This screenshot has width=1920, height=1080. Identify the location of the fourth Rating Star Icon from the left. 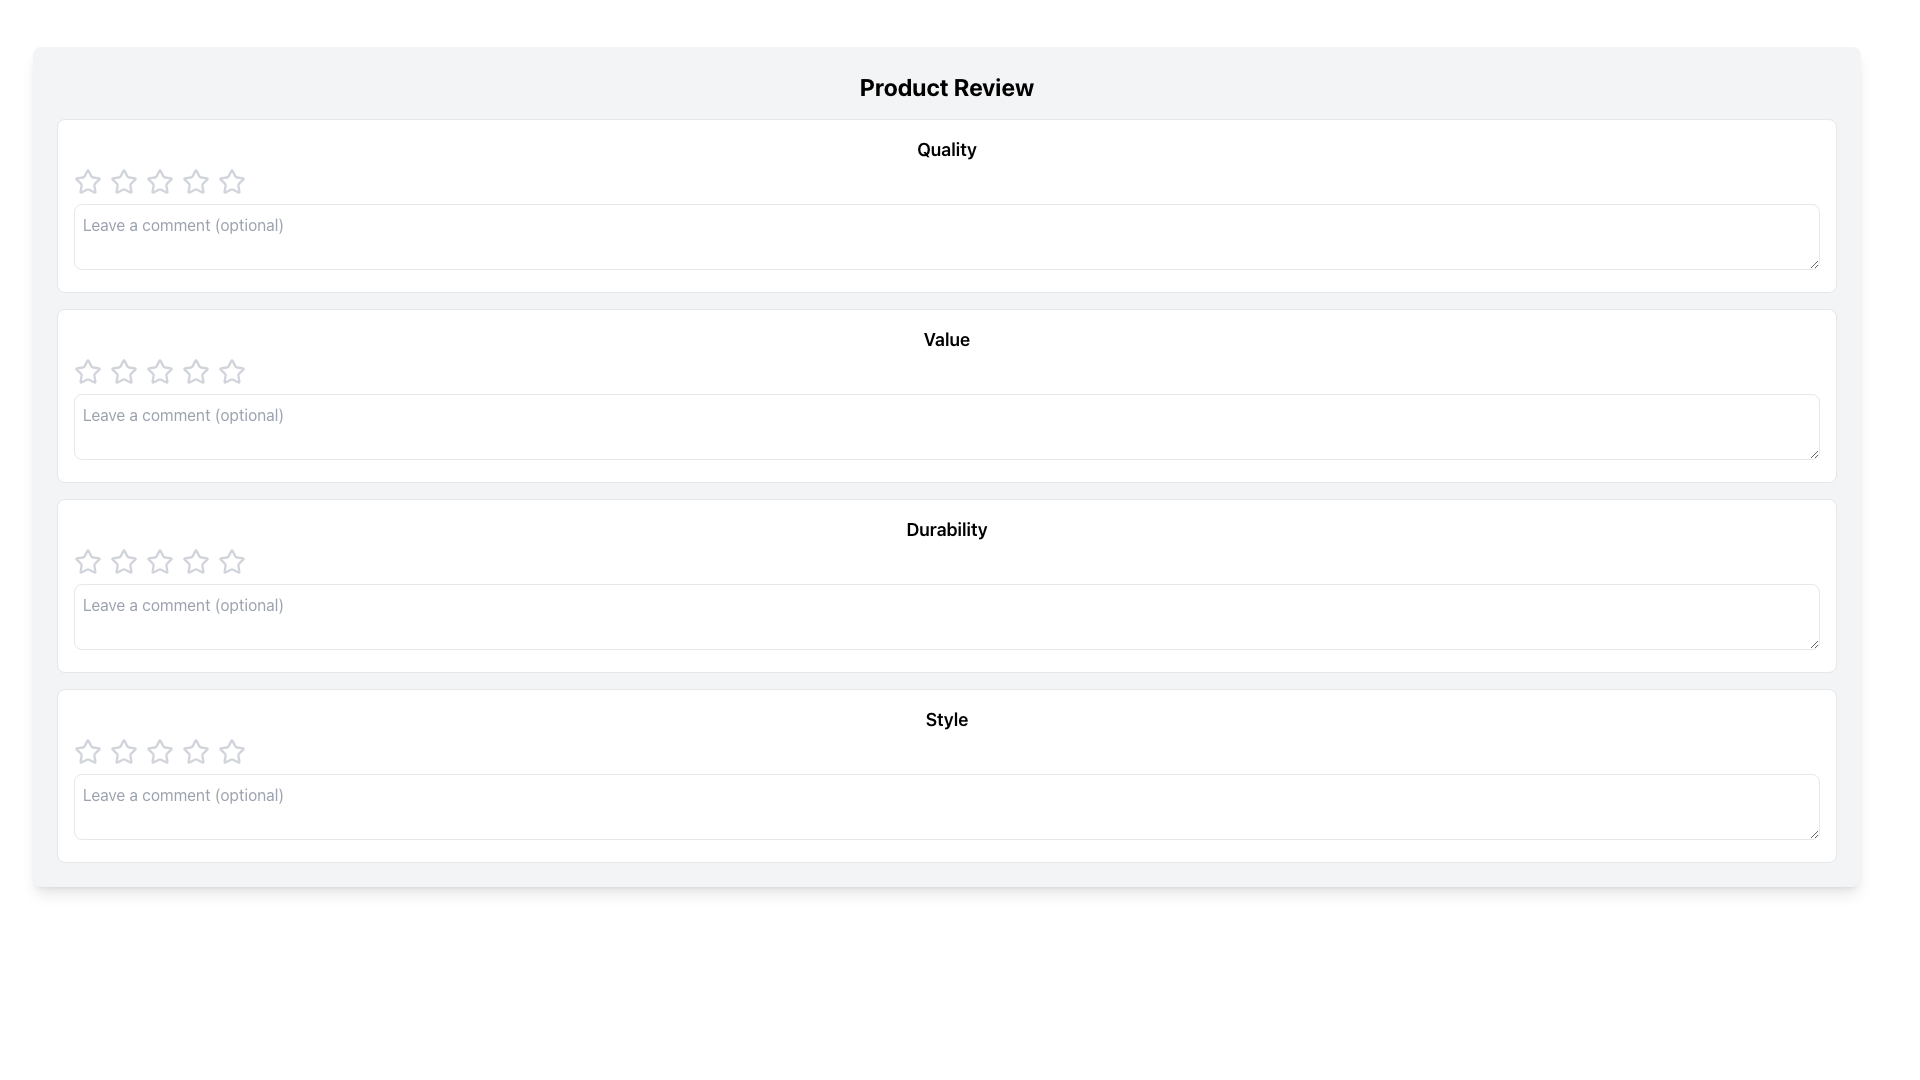
(158, 371).